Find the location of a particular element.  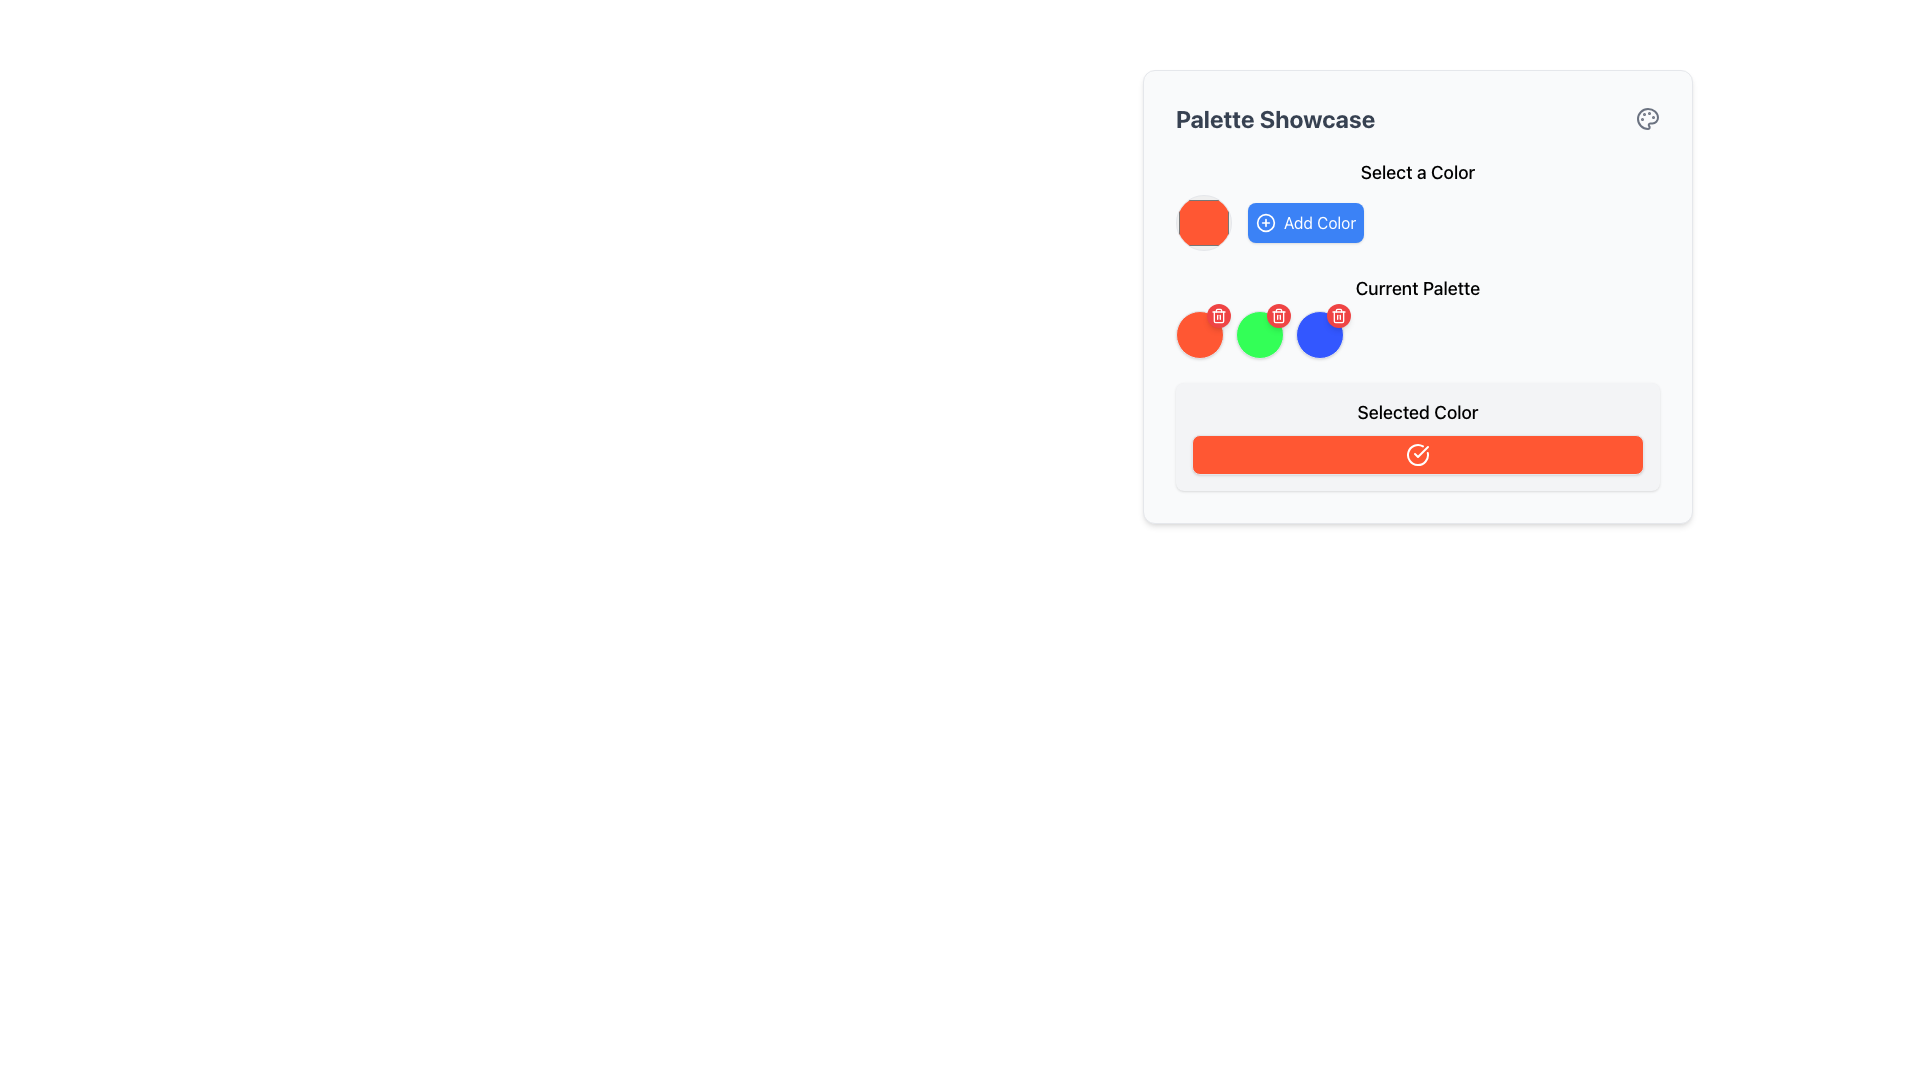

the circular graphical outline within the vector-based icon, which is part of a group of components near the 'Add Color' button in the top right of the interface is located at coordinates (1265, 223).